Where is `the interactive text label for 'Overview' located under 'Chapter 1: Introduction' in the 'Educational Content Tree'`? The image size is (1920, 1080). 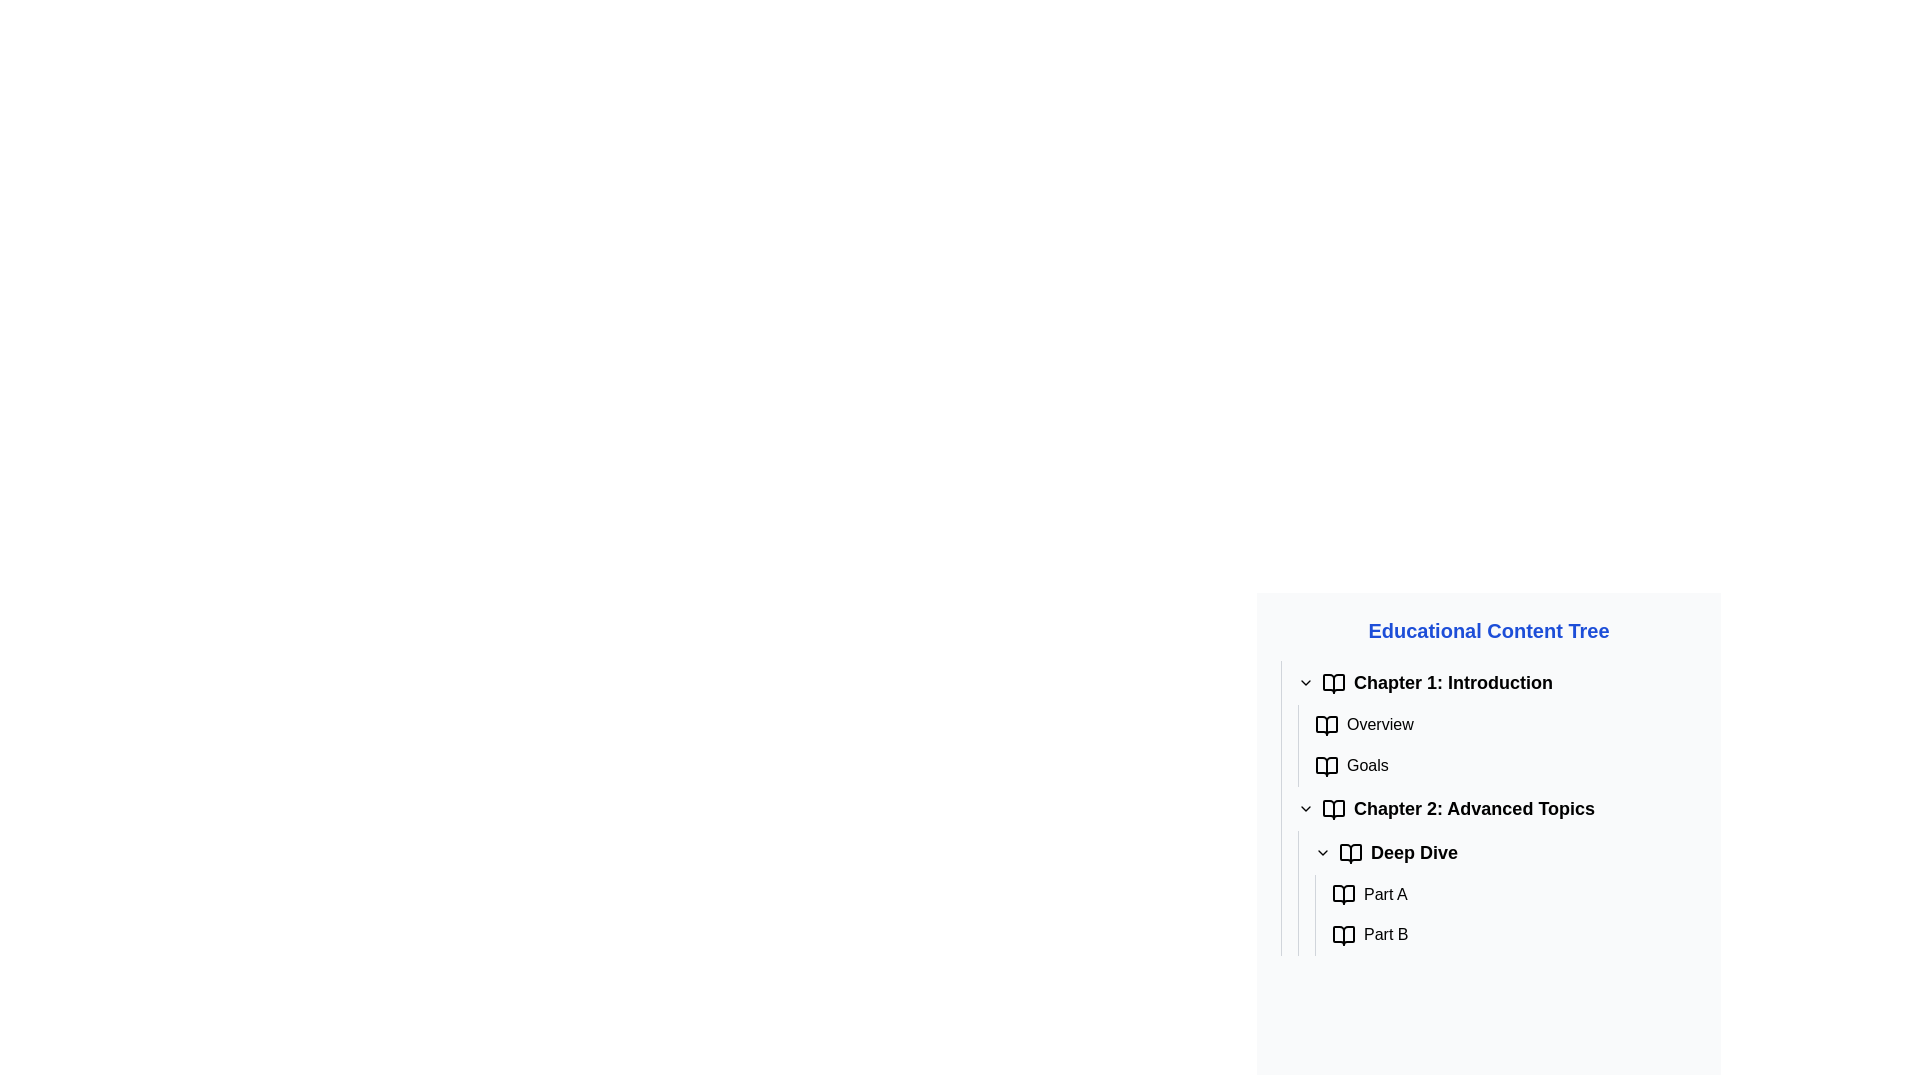 the interactive text label for 'Overview' located under 'Chapter 1: Introduction' in the 'Educational Content Tree' is located at coordinates (1363, 725).